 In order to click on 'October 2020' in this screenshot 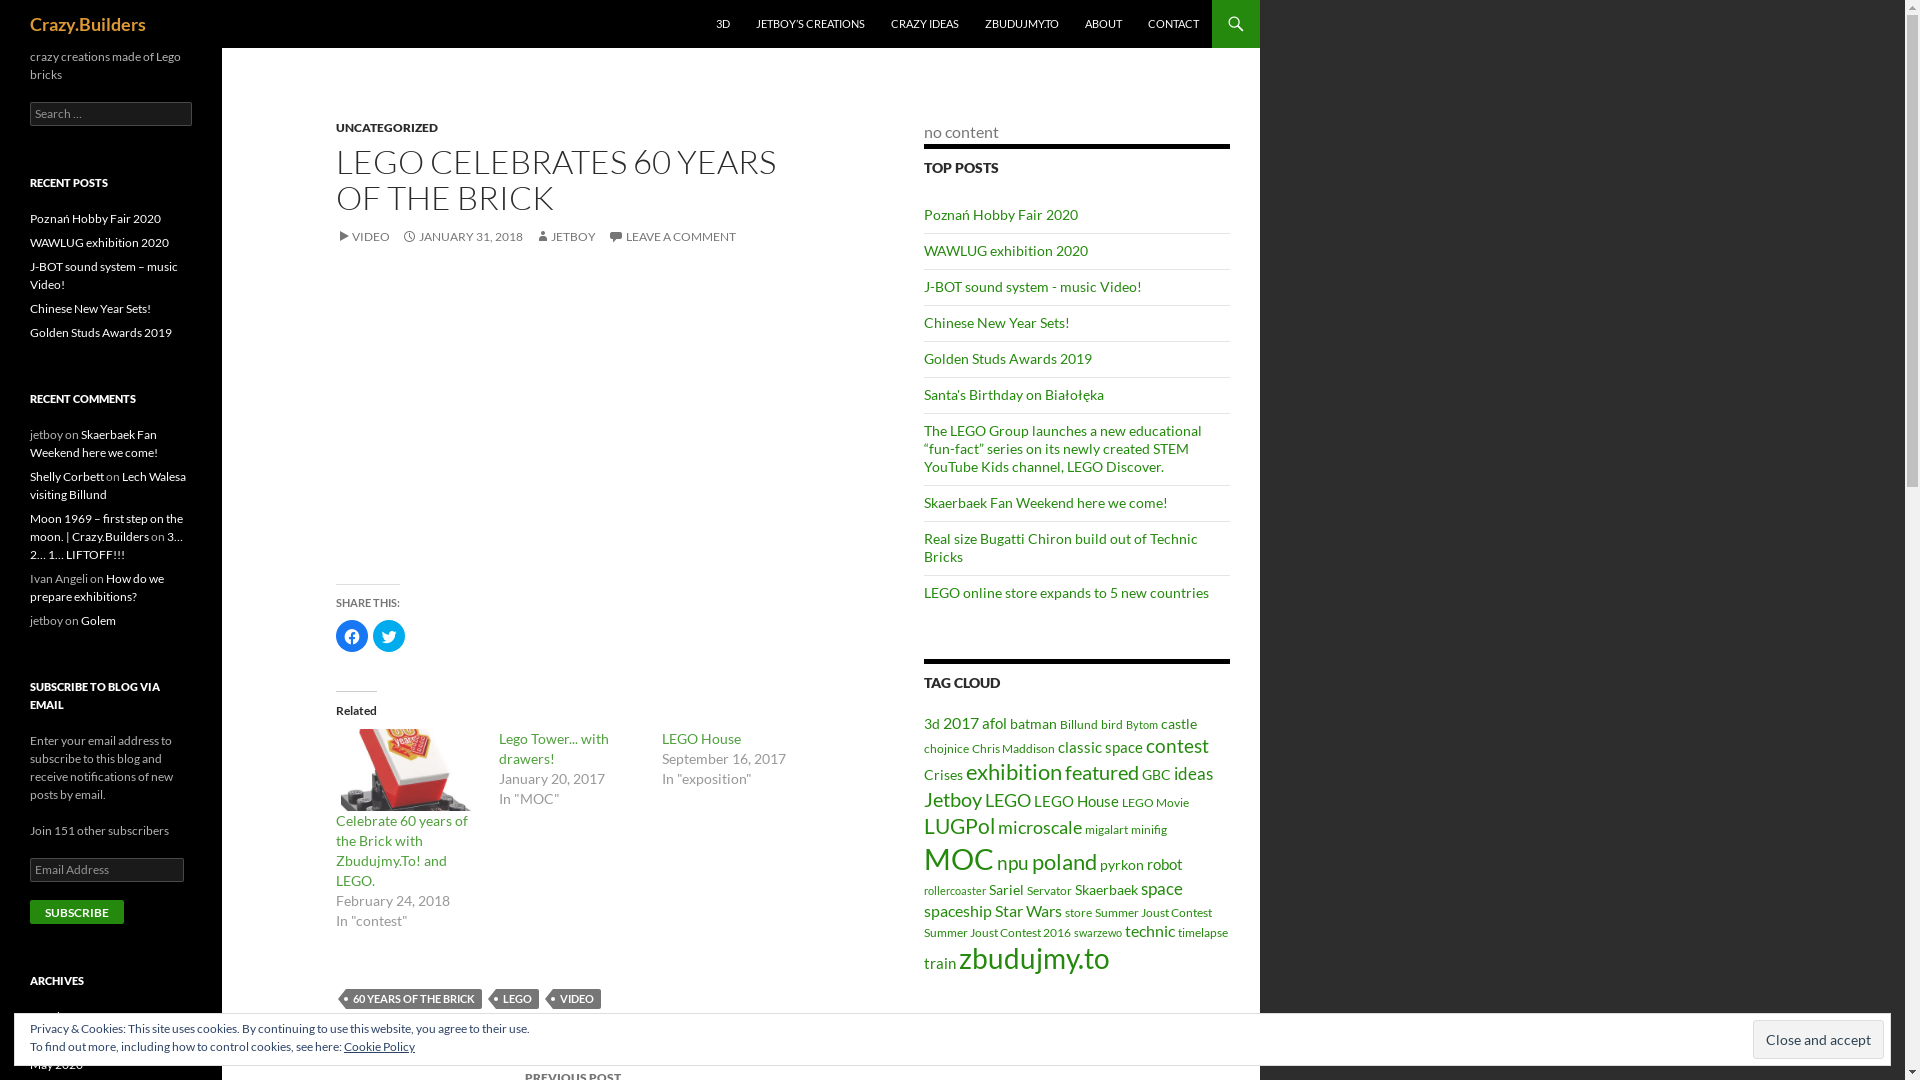, I will do `click(67, 1016)`.